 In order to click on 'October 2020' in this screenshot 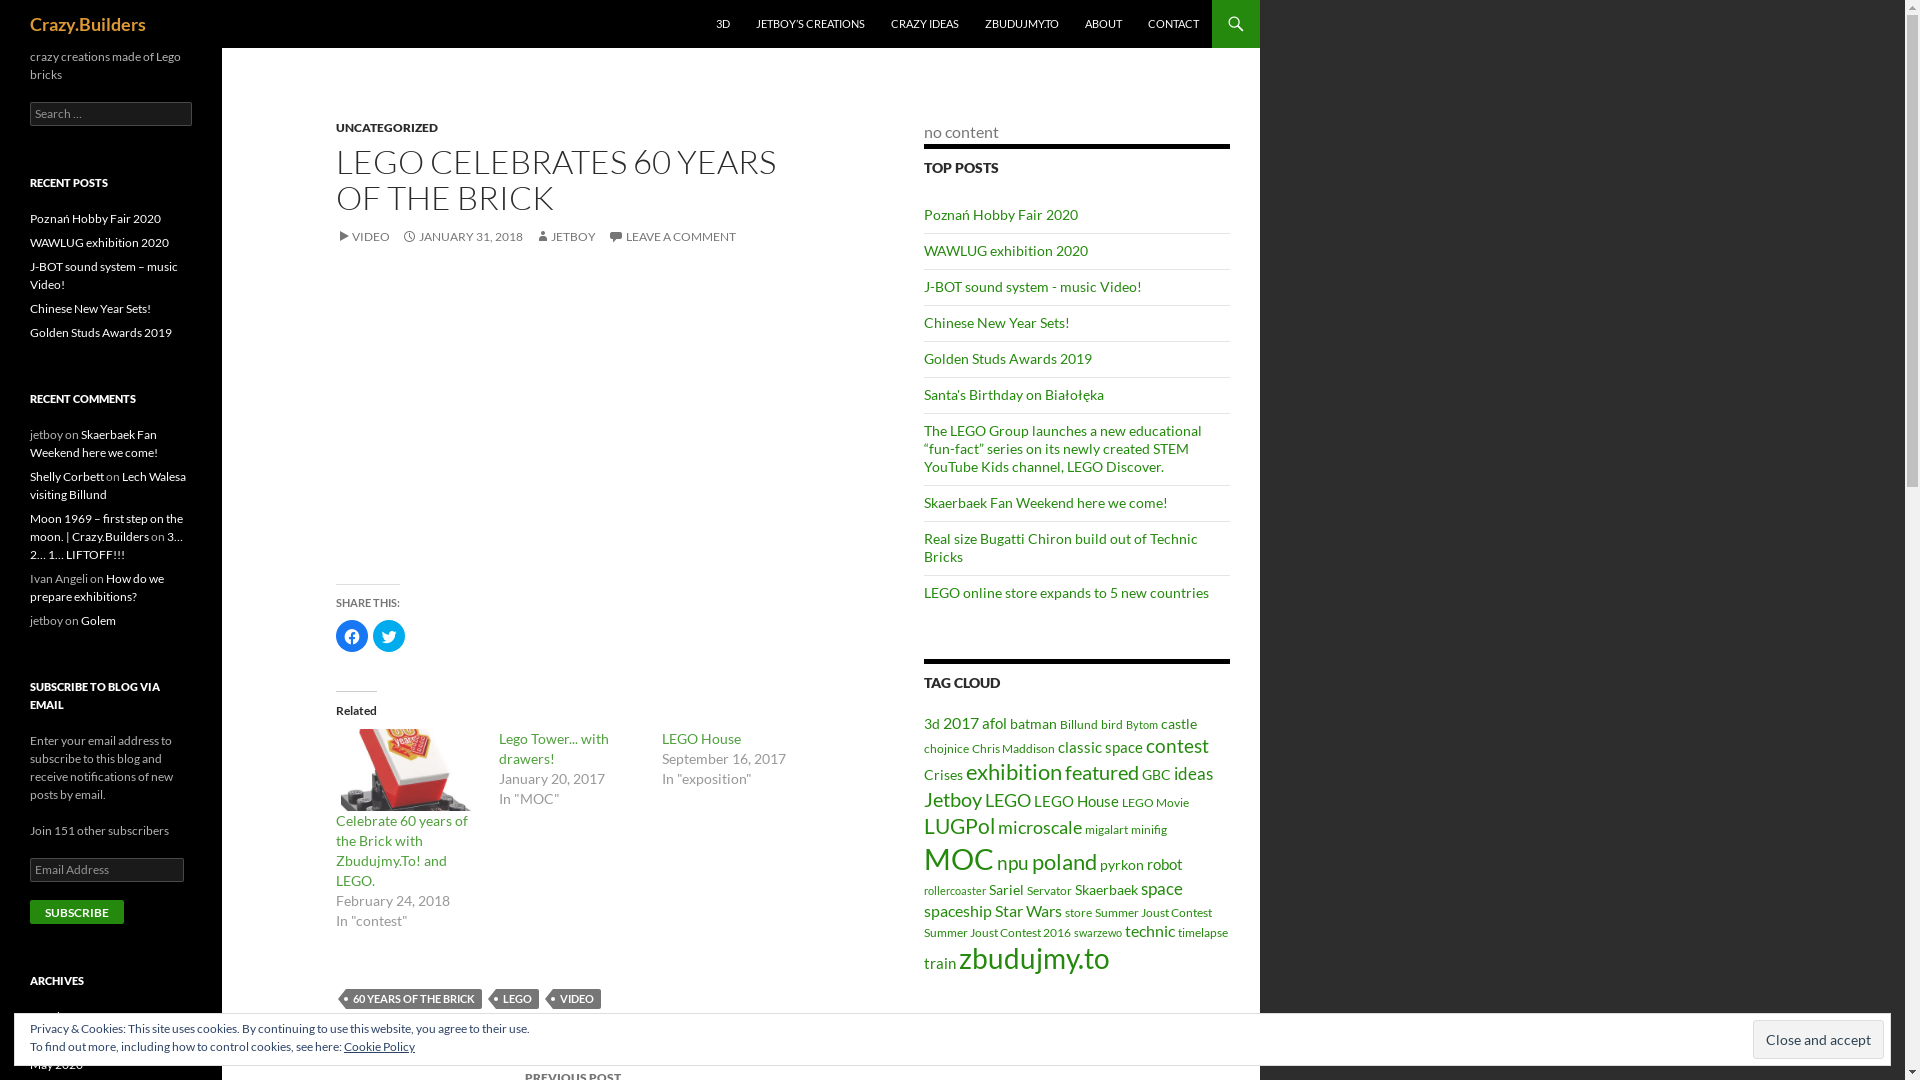, I will do `click(67, 1016)`.